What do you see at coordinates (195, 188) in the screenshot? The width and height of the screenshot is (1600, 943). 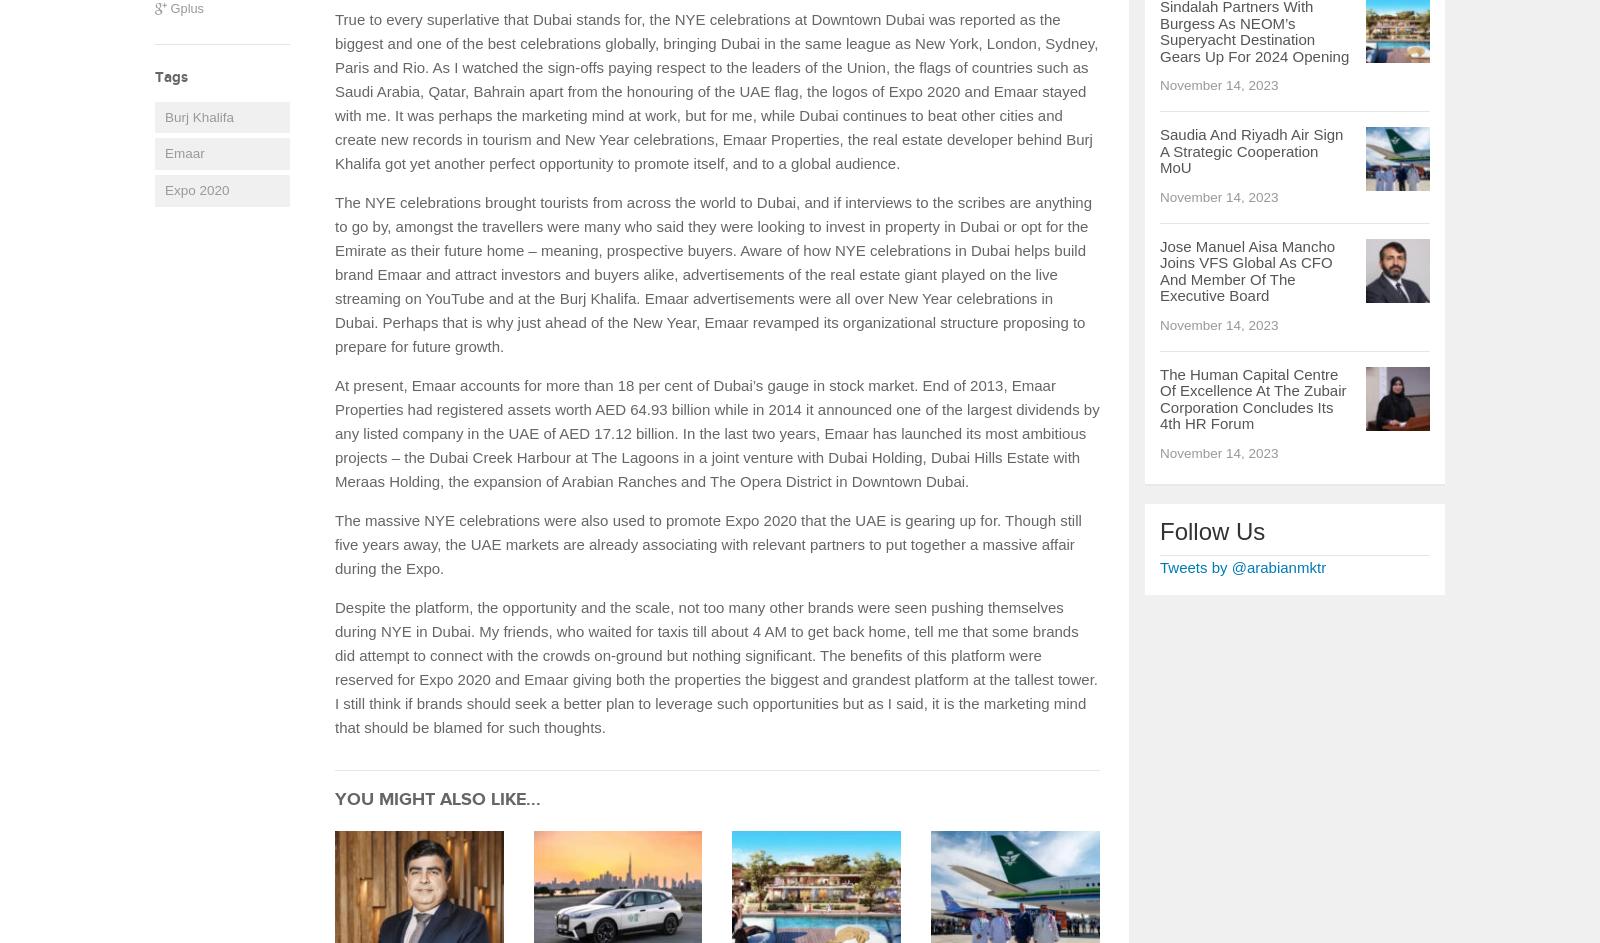 I see `'Expo 2020'` at bounding box center [195, 188].